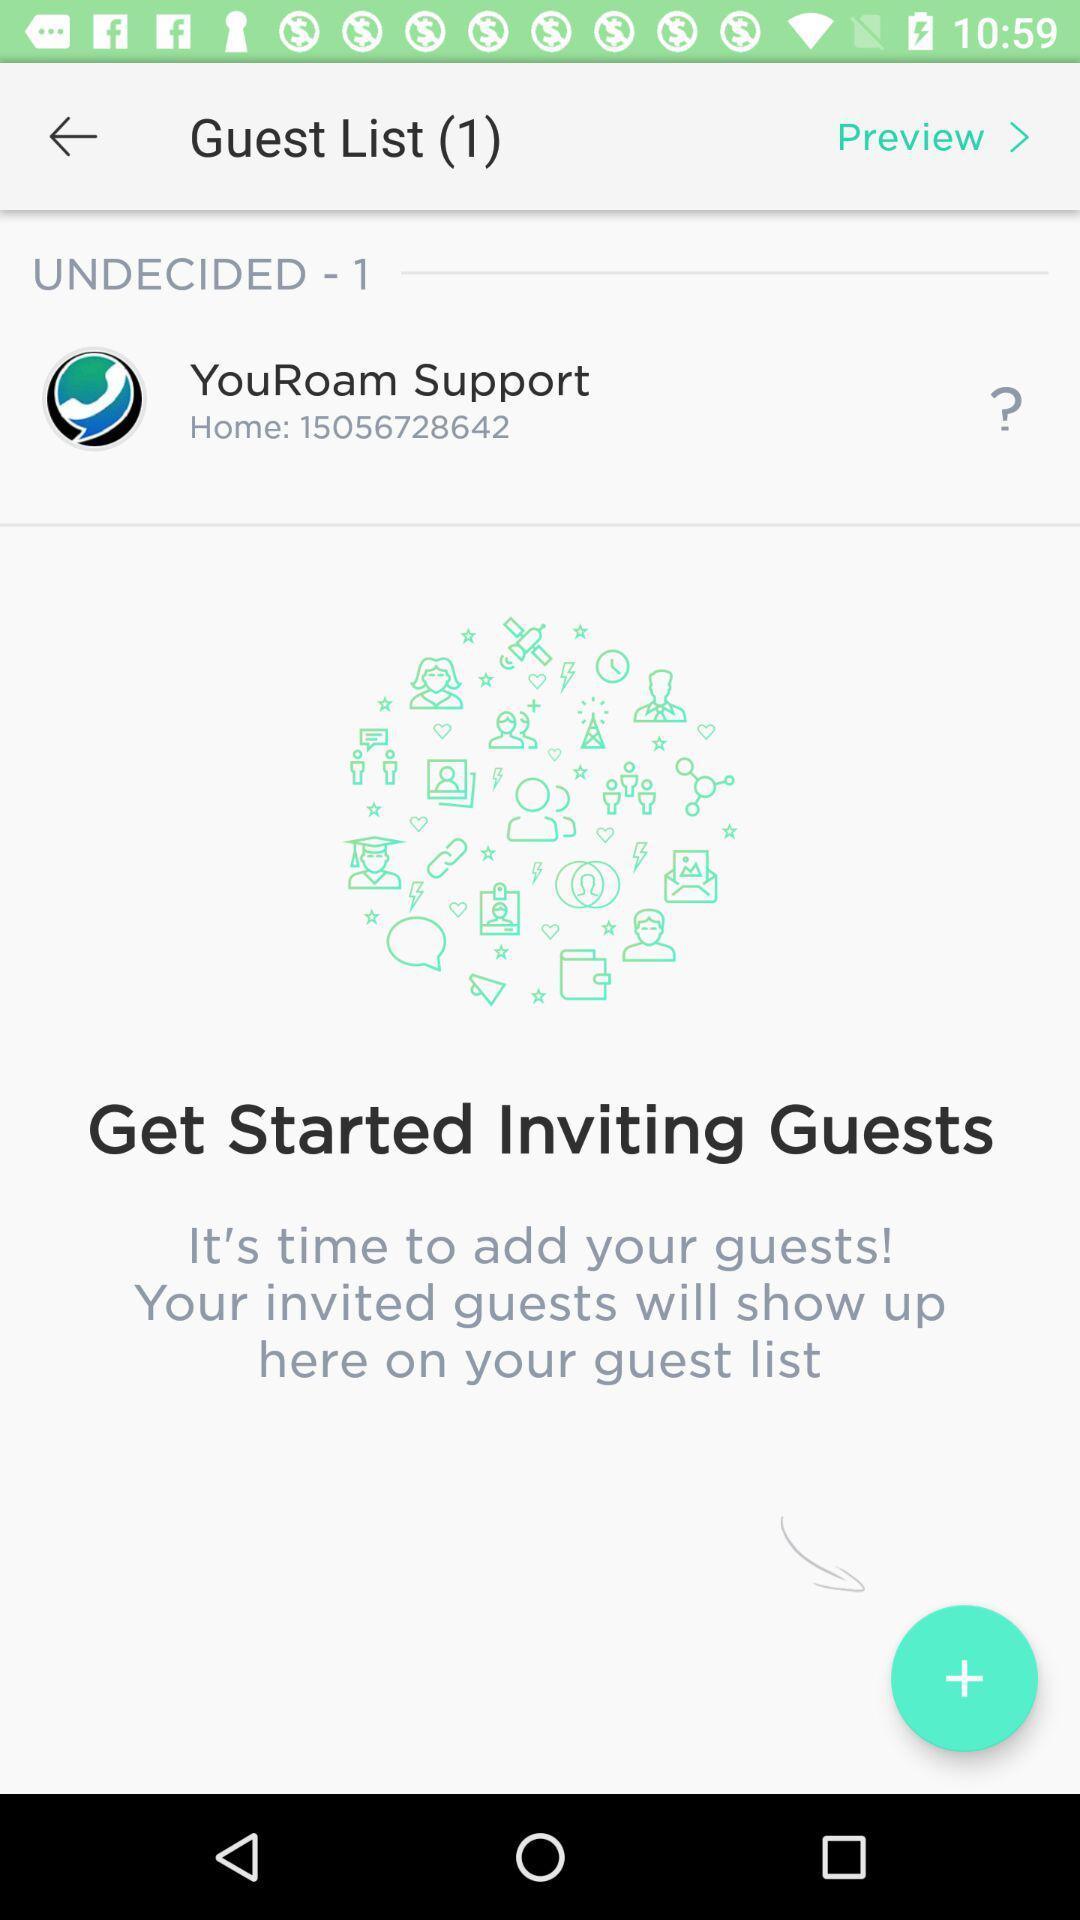  I want to click on more, so click(963, 1678).